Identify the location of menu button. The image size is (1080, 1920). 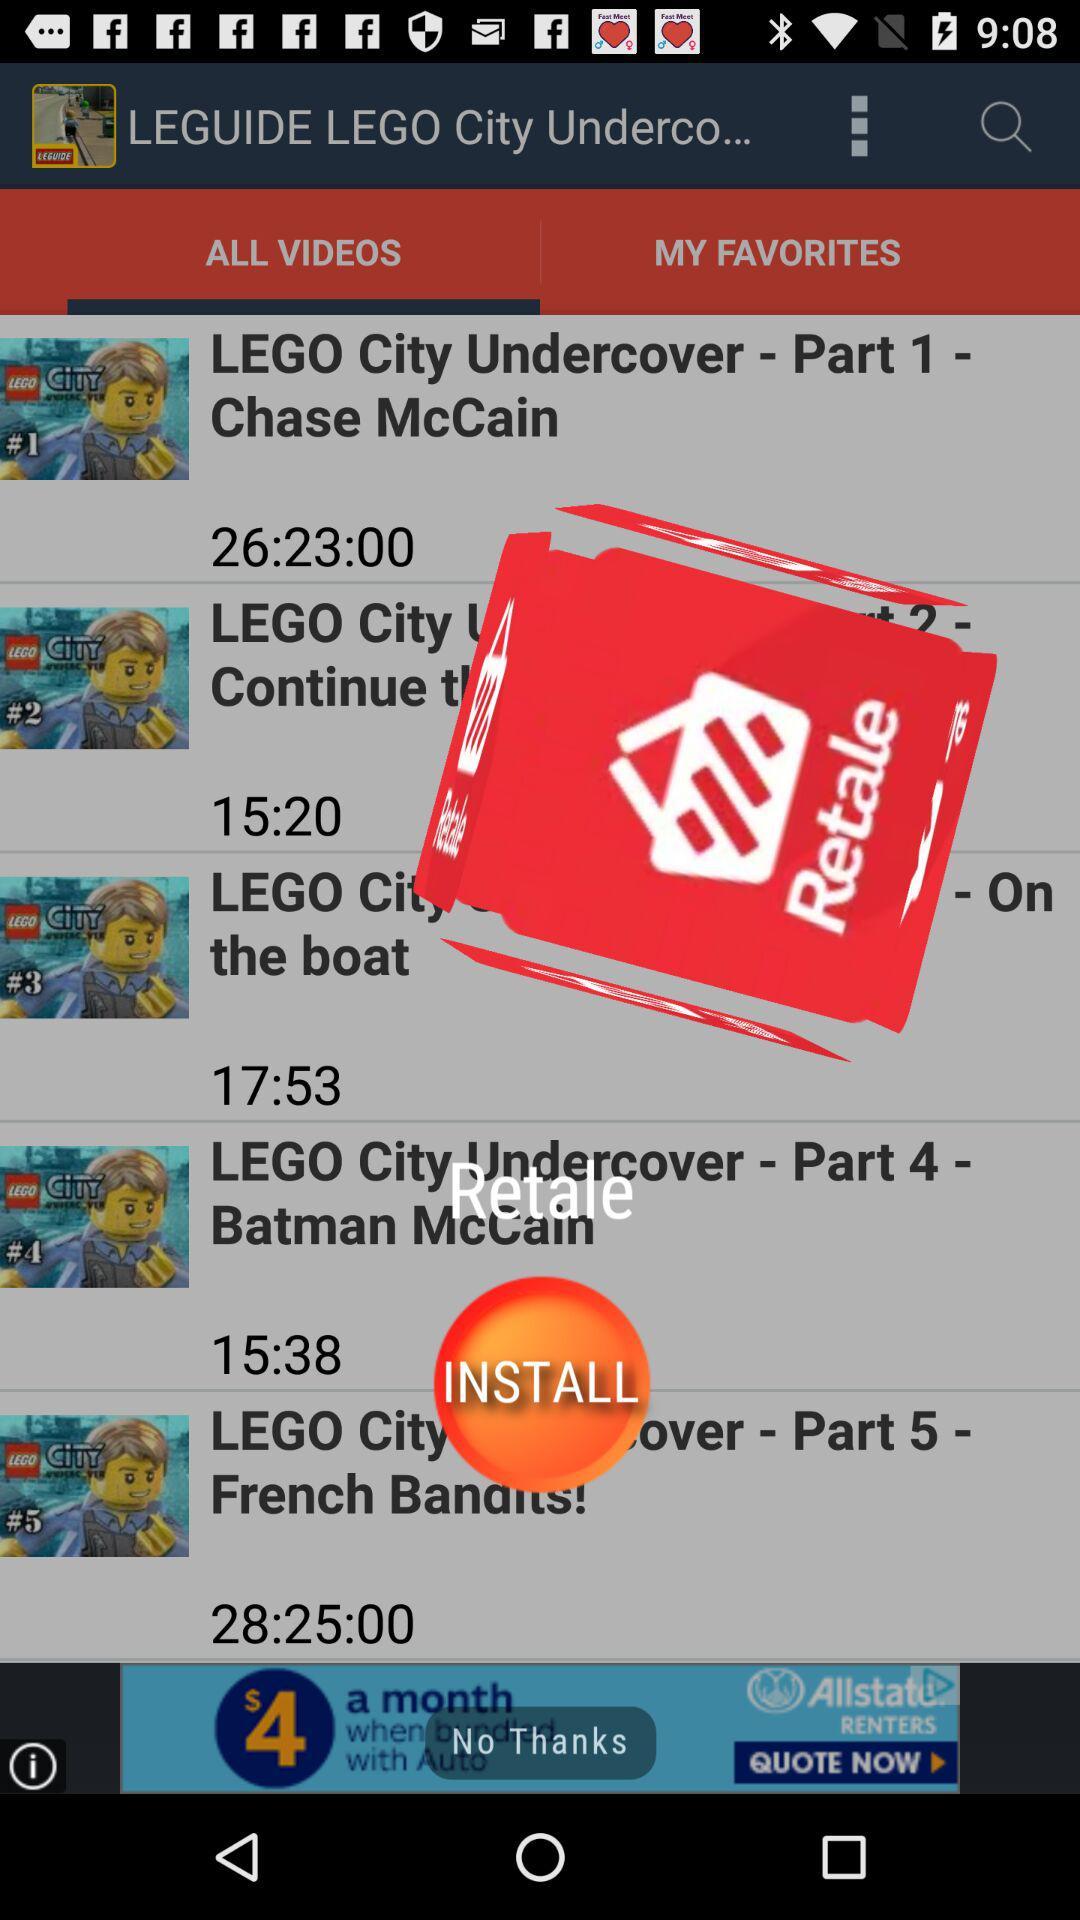
(858, 124).